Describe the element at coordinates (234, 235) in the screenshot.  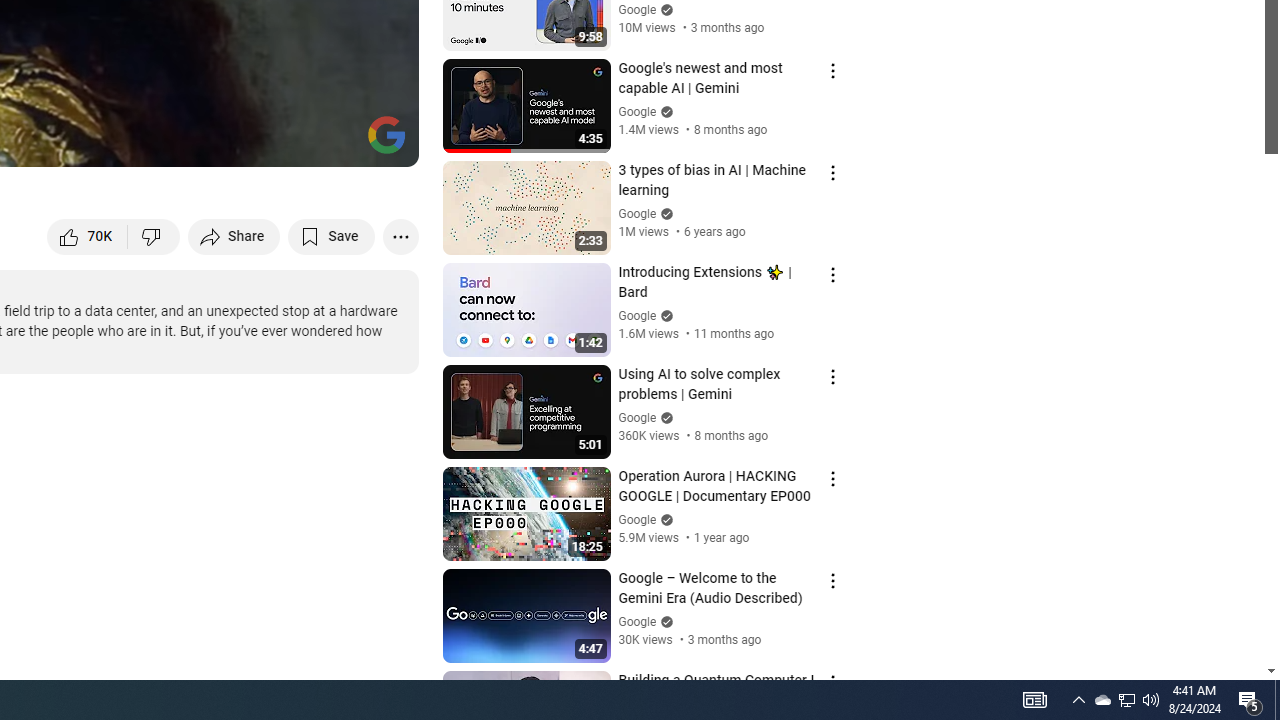
I see `'Share'` at that location.